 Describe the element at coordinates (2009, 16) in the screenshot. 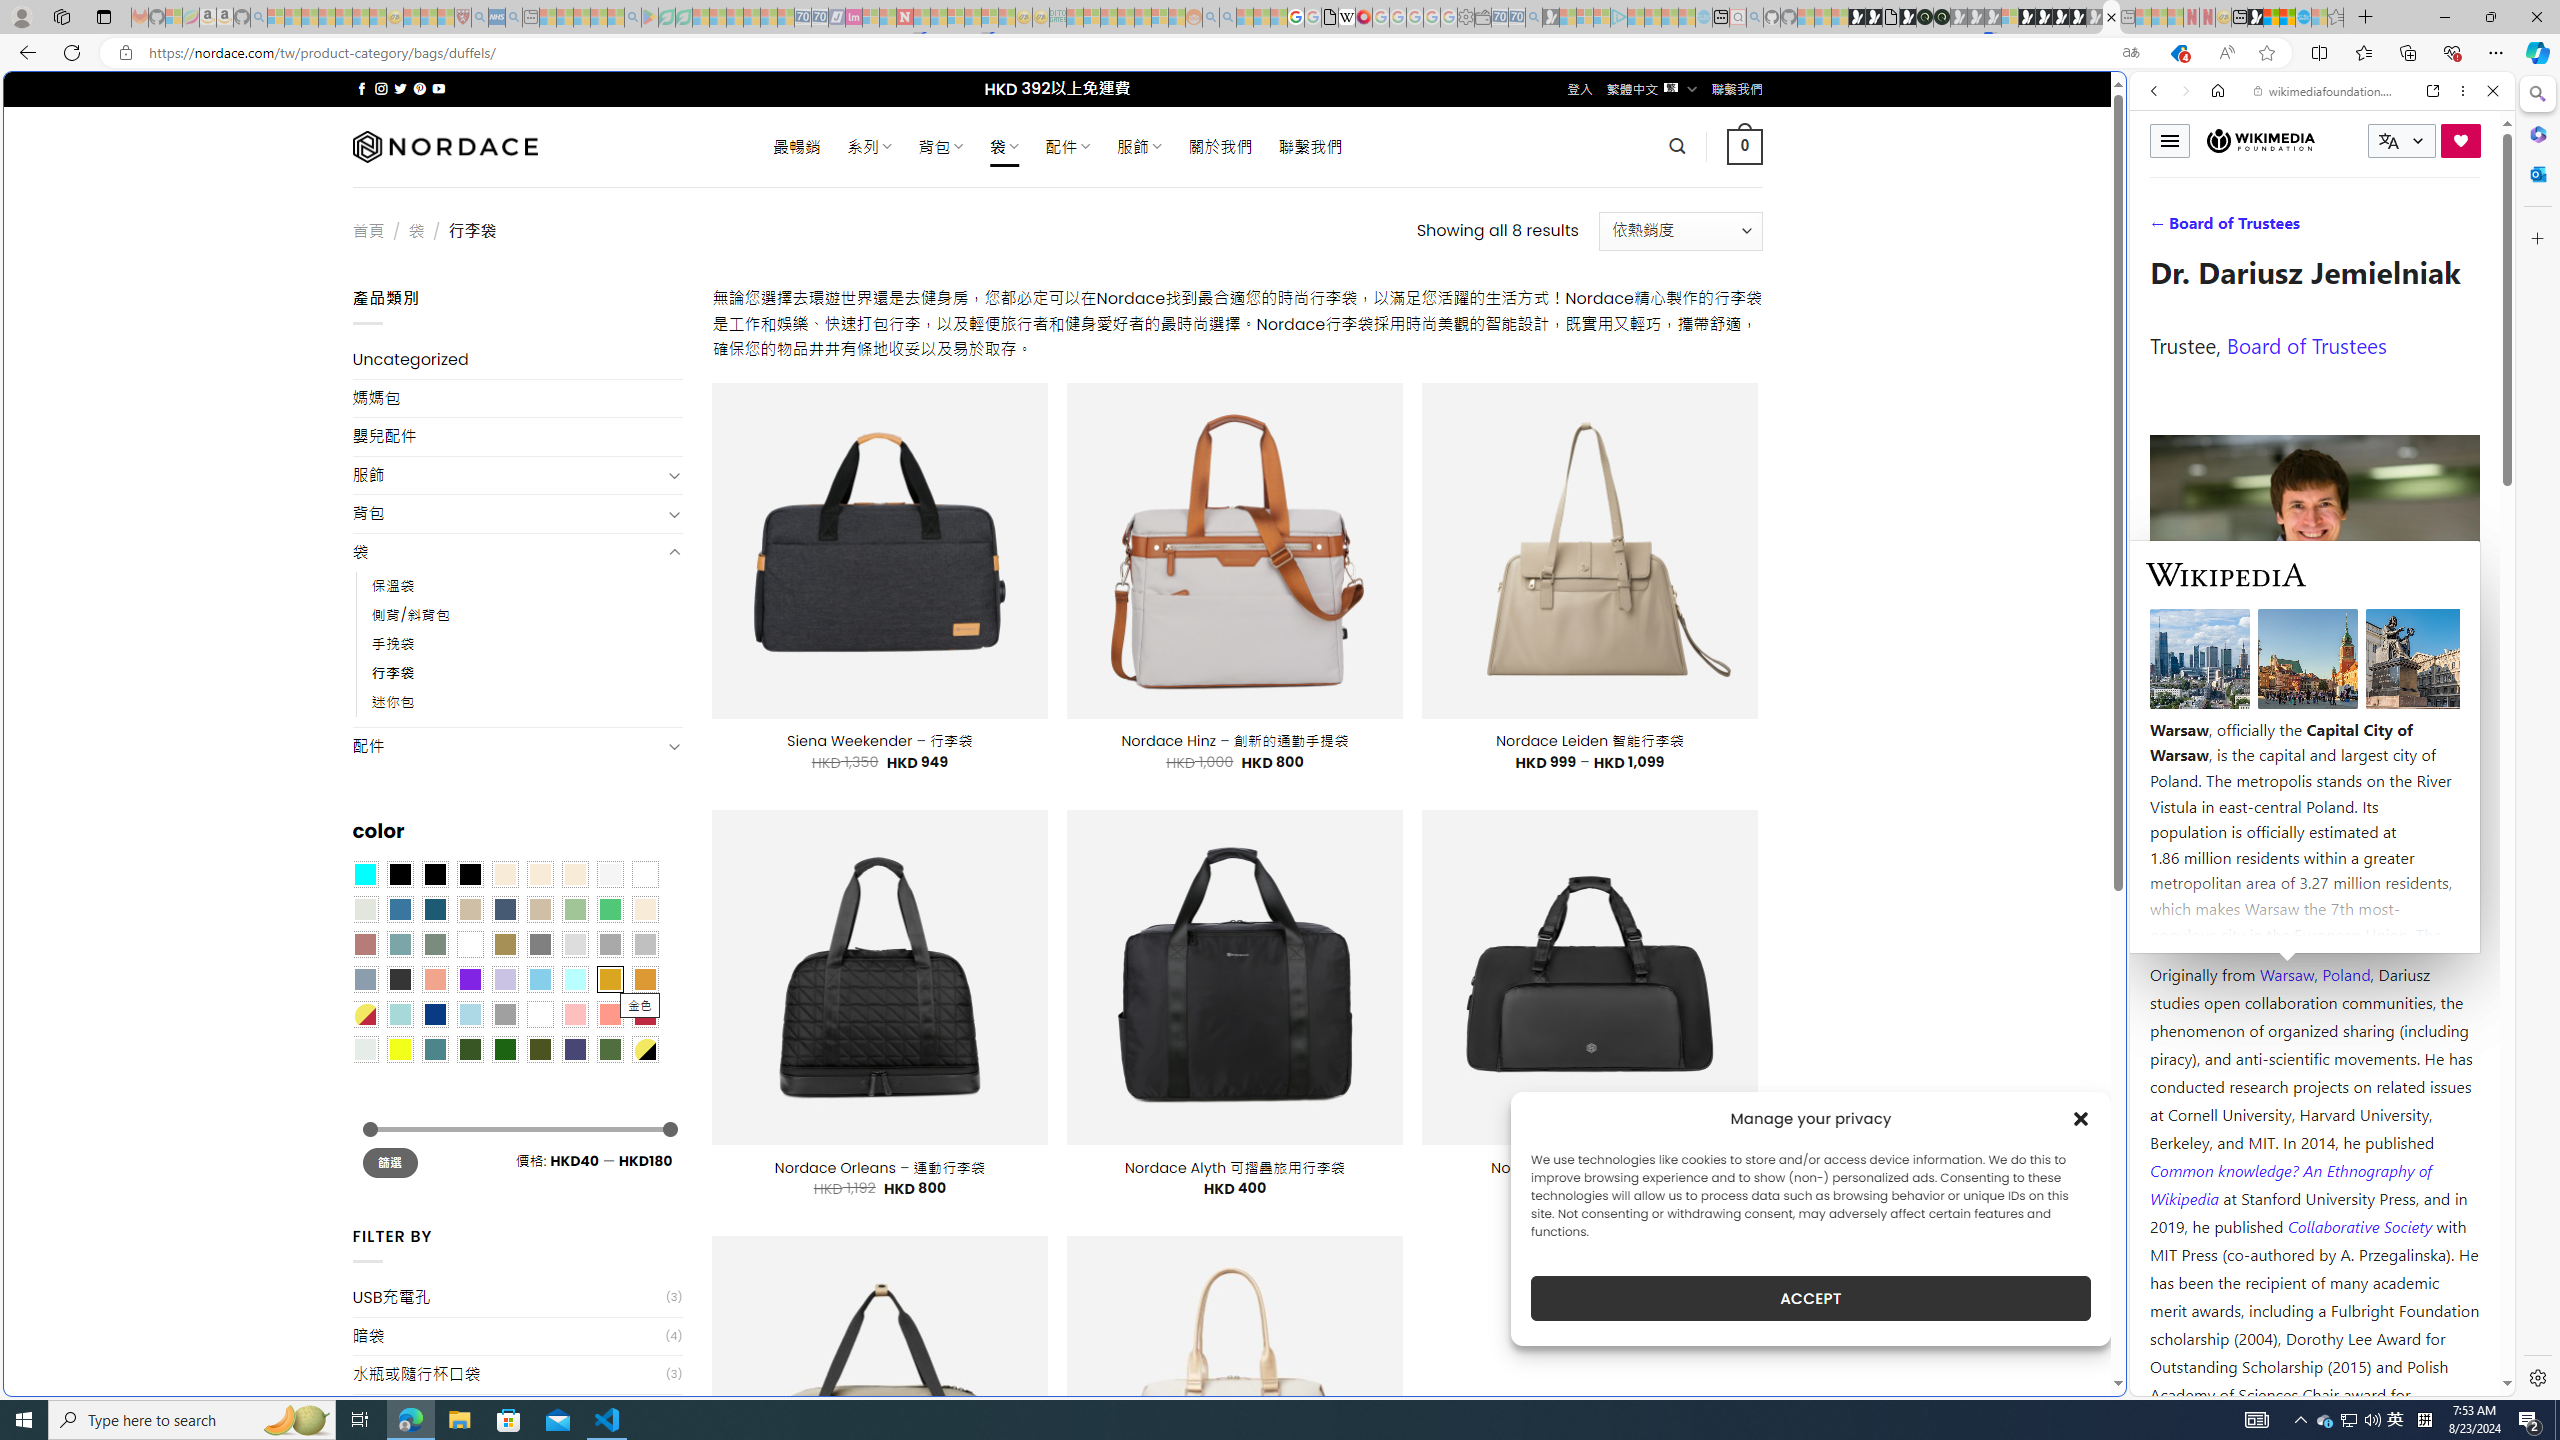

I see `'Sign in to your account - Sleeping'` at that location.